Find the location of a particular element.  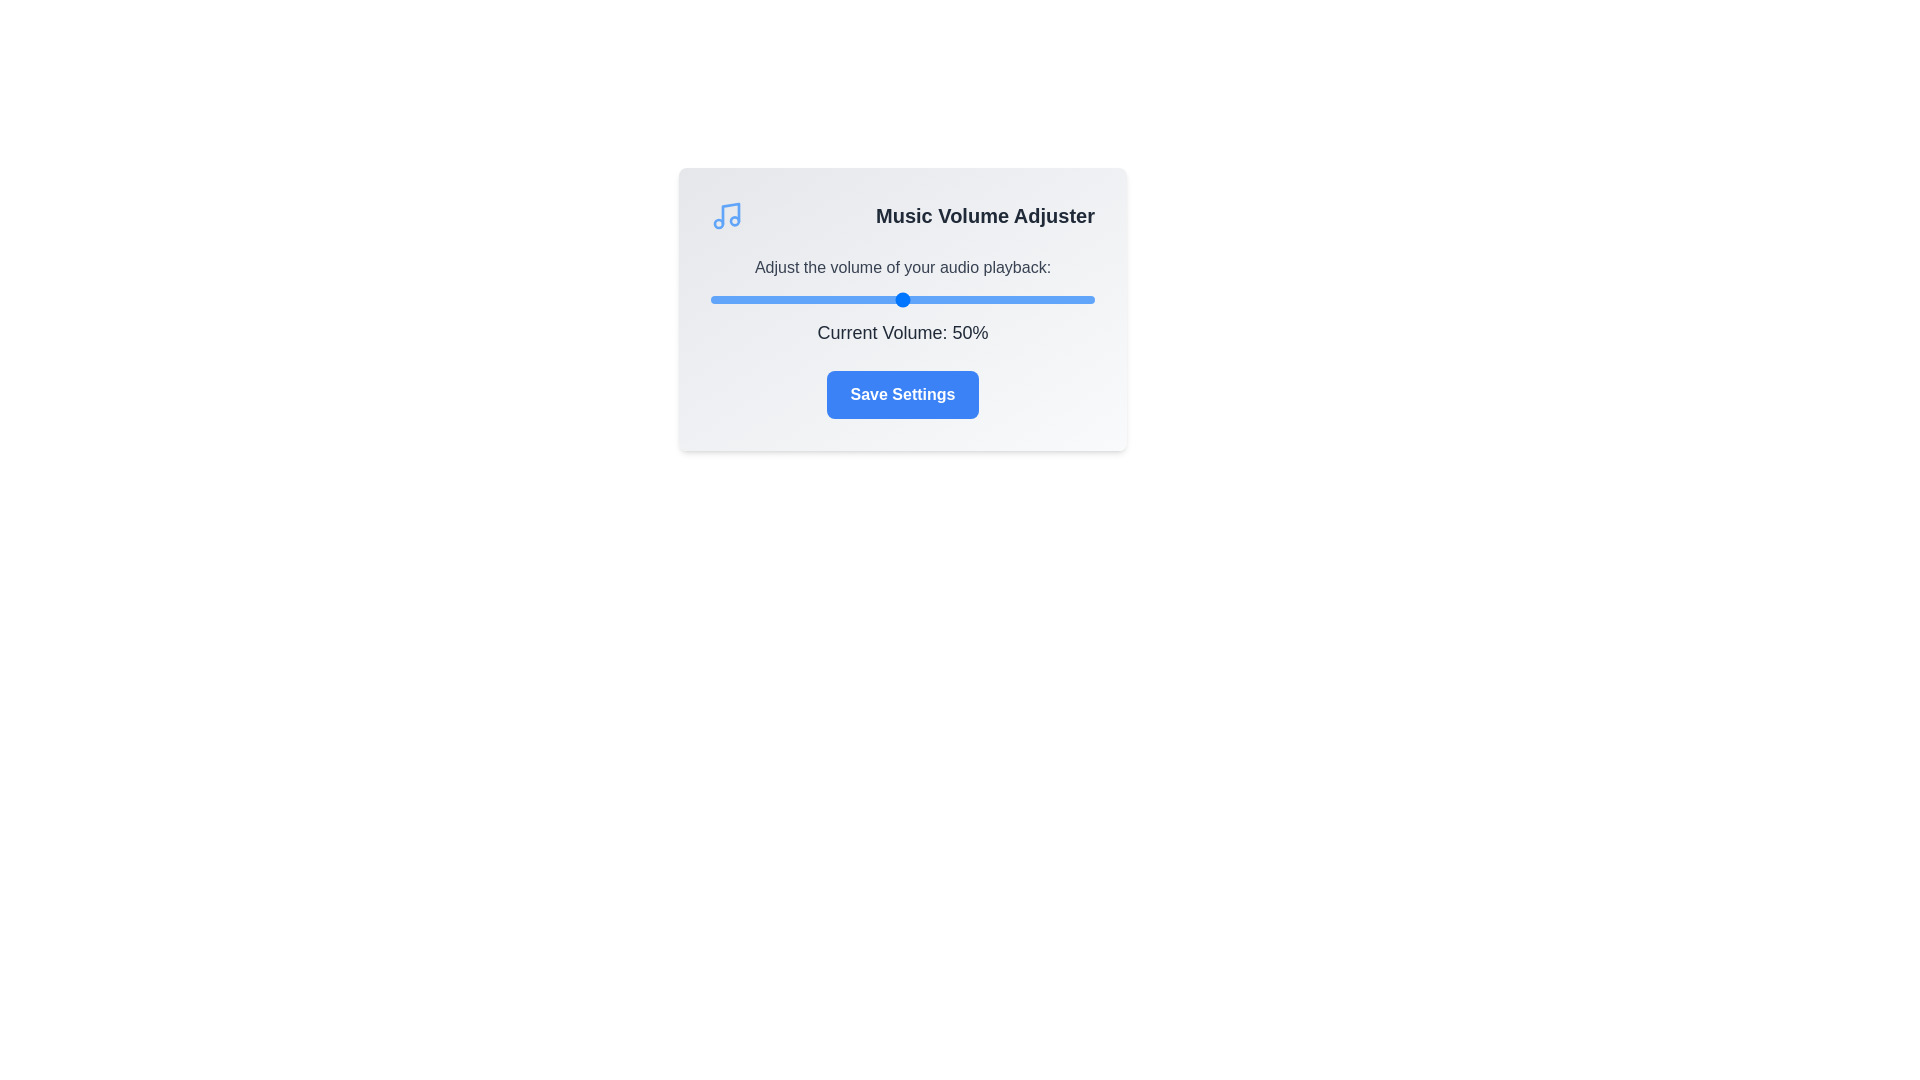

the musical icon to interact with it is located at coordinates (725, 216).